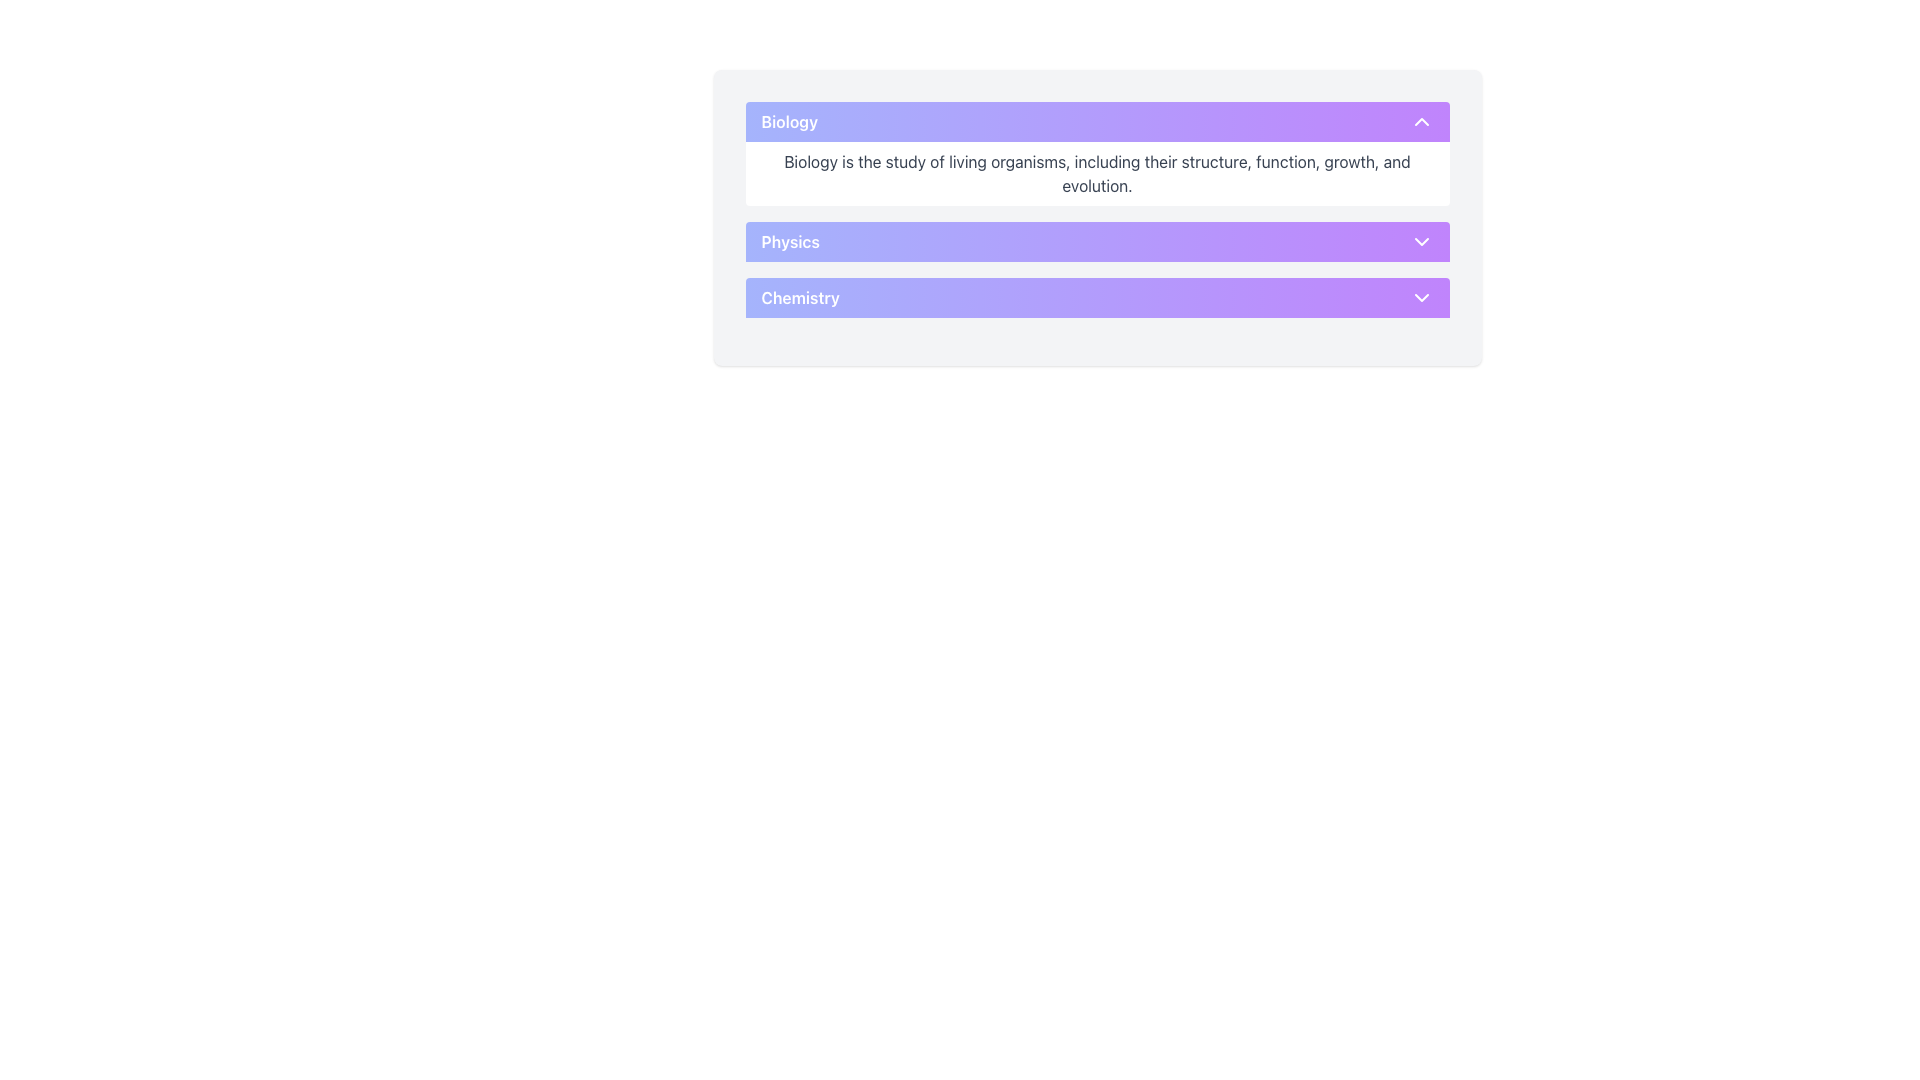 This screenshot has height=1080, width=1920. I want to click on the upward-facing chevron icon outlined in white, located at the rightmost end of the purple header bar labeled 'Biology', so click(1420, 122).